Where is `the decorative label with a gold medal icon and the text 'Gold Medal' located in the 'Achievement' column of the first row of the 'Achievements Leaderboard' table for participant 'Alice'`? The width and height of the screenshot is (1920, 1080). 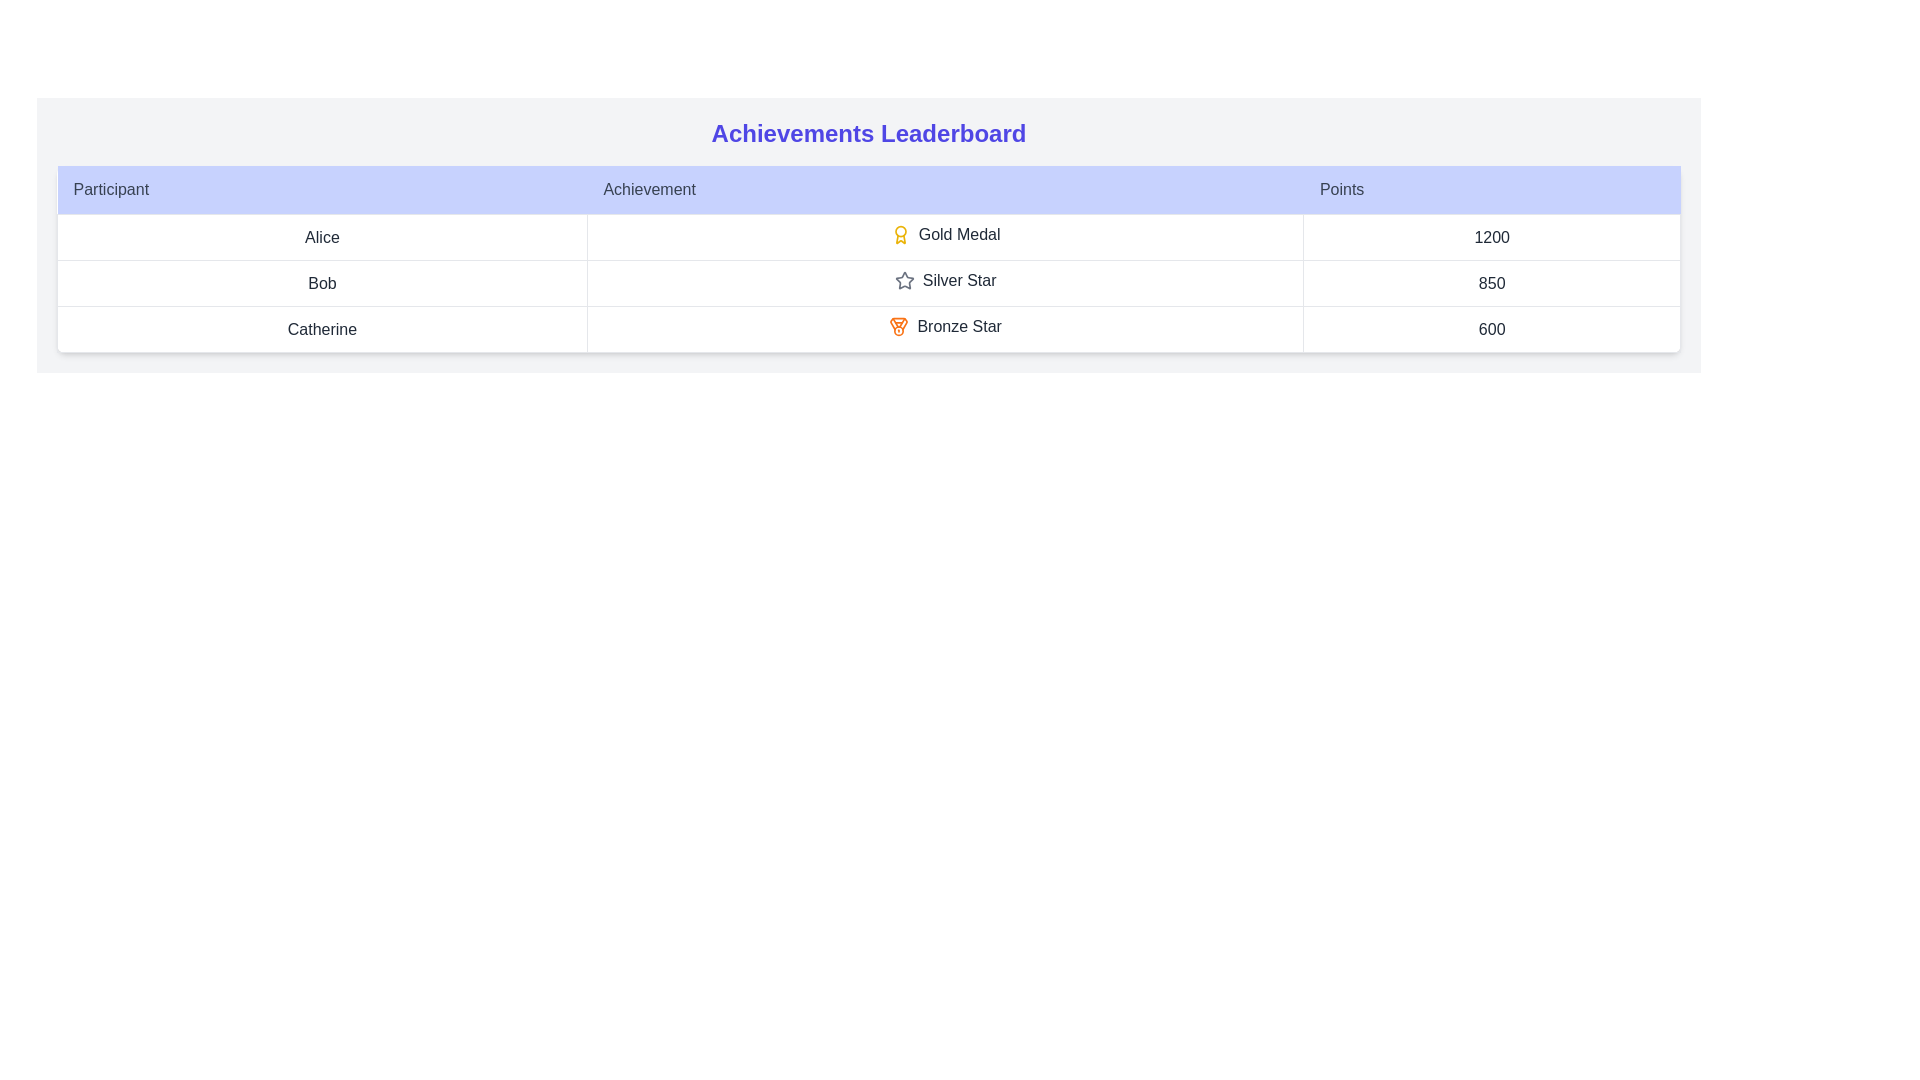 the decorative label with a gold medal icon and the text 'Gold Medal' located in the 'Achievement' column of the first row of the 'Achievements Leaderboard' table for participant 'Alice' is located at coordinates (944, 234).